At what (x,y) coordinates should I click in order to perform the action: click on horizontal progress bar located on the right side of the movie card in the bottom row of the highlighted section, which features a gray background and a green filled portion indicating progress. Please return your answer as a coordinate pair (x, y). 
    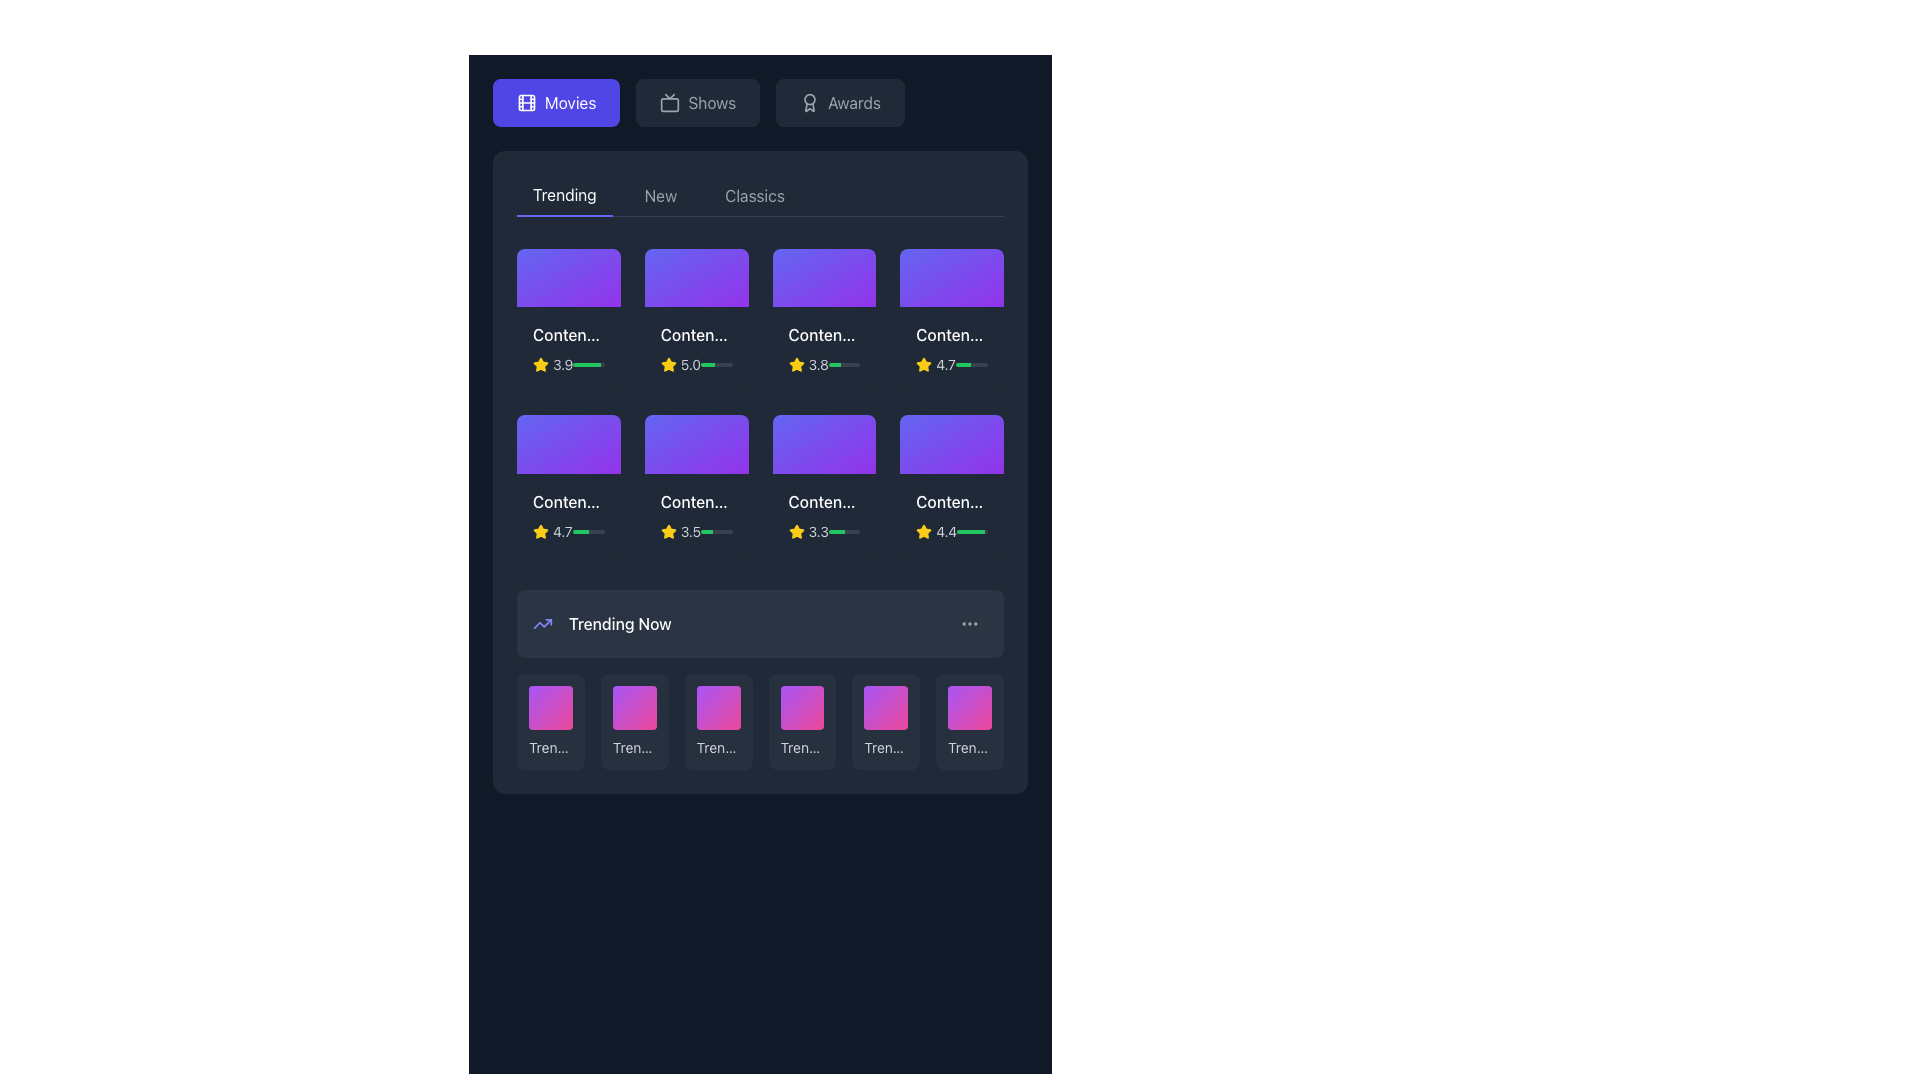
    Looking at the image, I should click on (972, 530).